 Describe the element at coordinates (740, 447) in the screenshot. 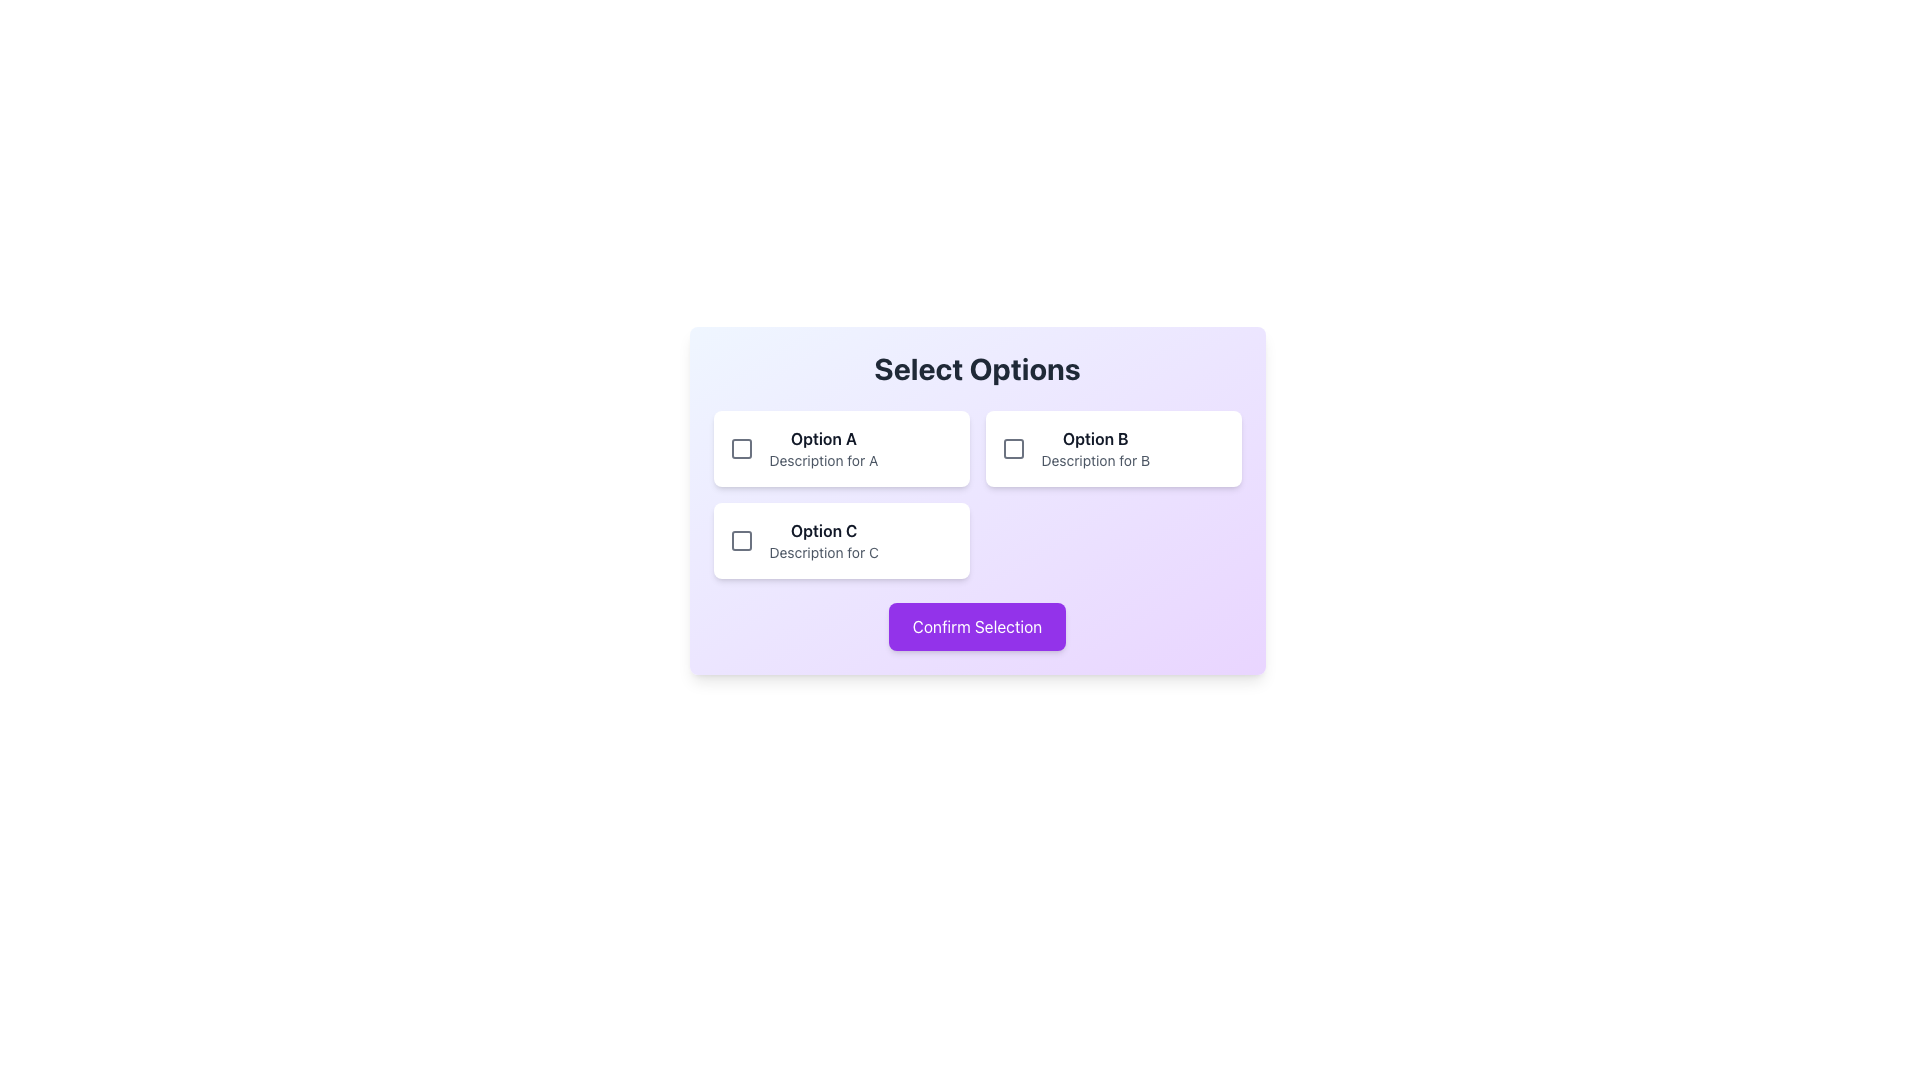

I see `the first checkbox located to the left of the text 'Option A Description for A' using keyboard navigation if accessible support is provided` at that location.